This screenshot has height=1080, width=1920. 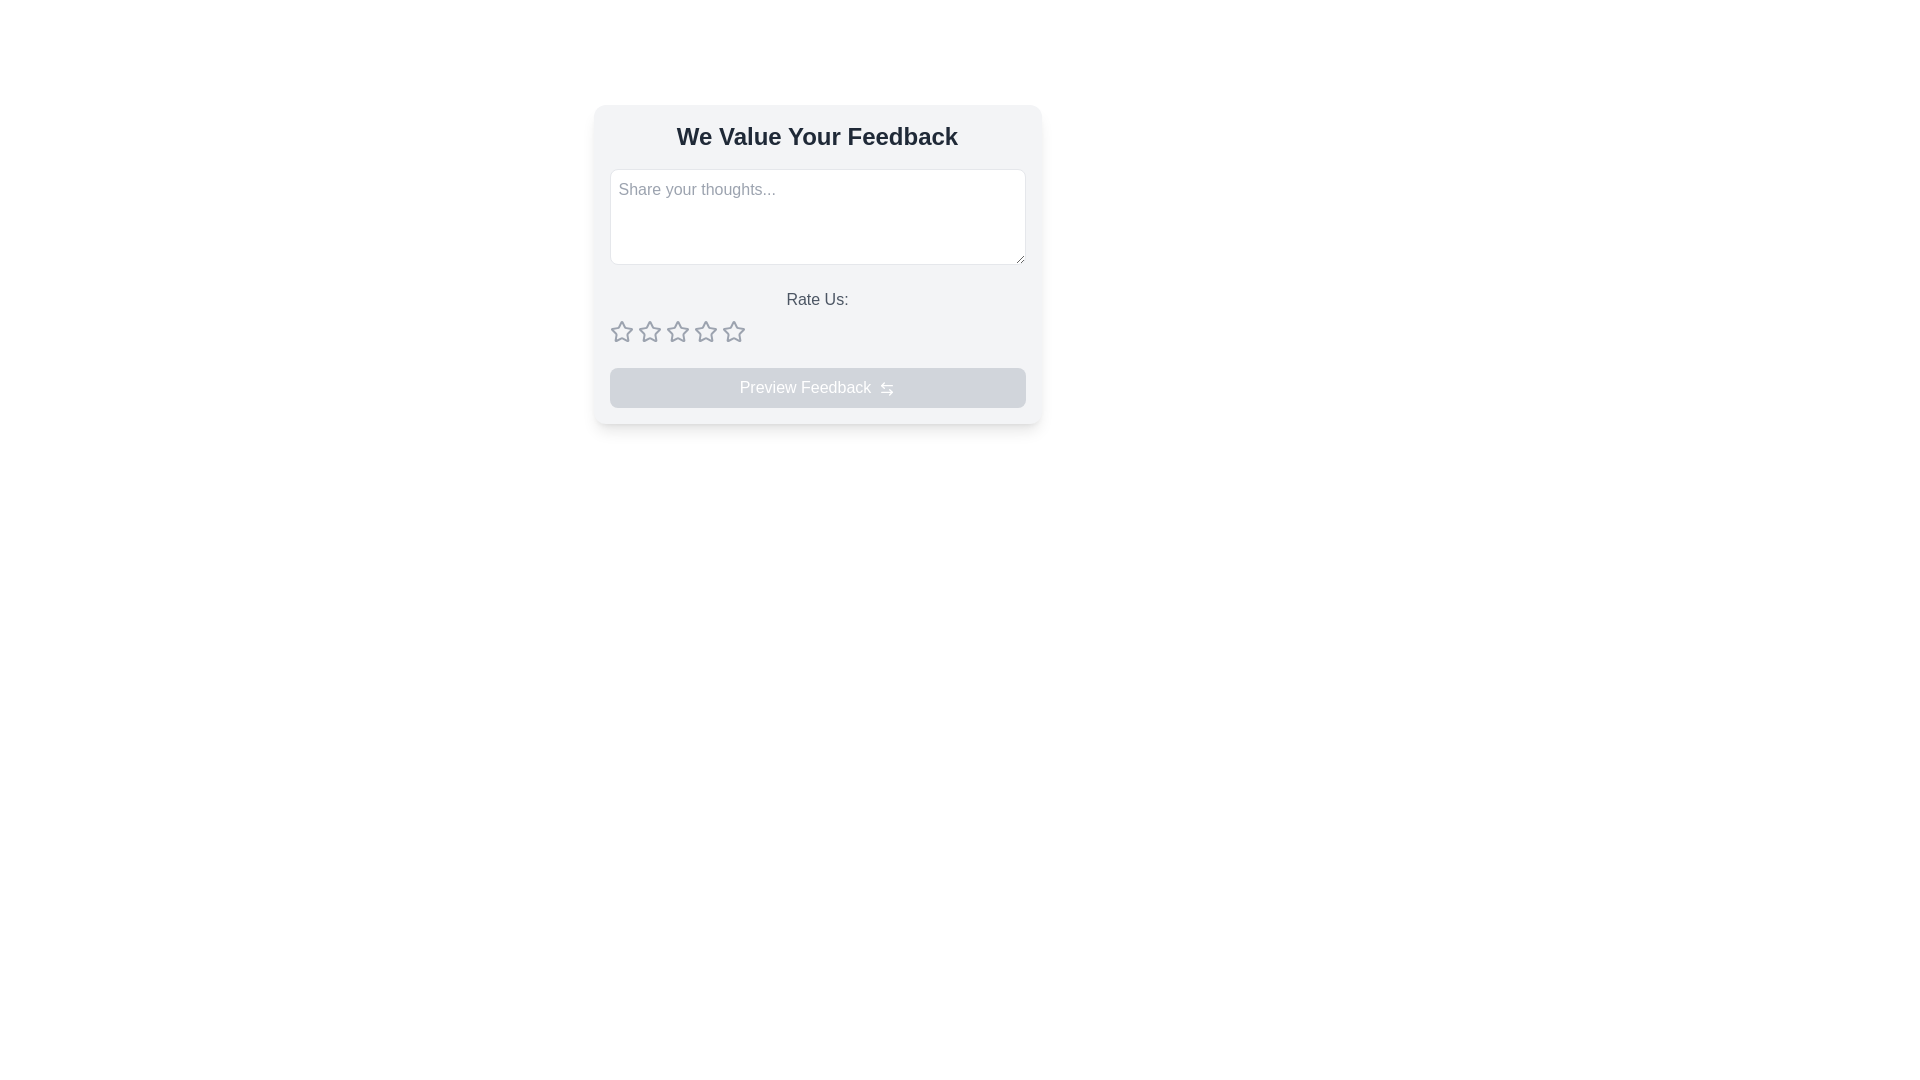 I want to click on the sixth star rating button located below the 'Rate Us' text area, so click(x=705, y=330).